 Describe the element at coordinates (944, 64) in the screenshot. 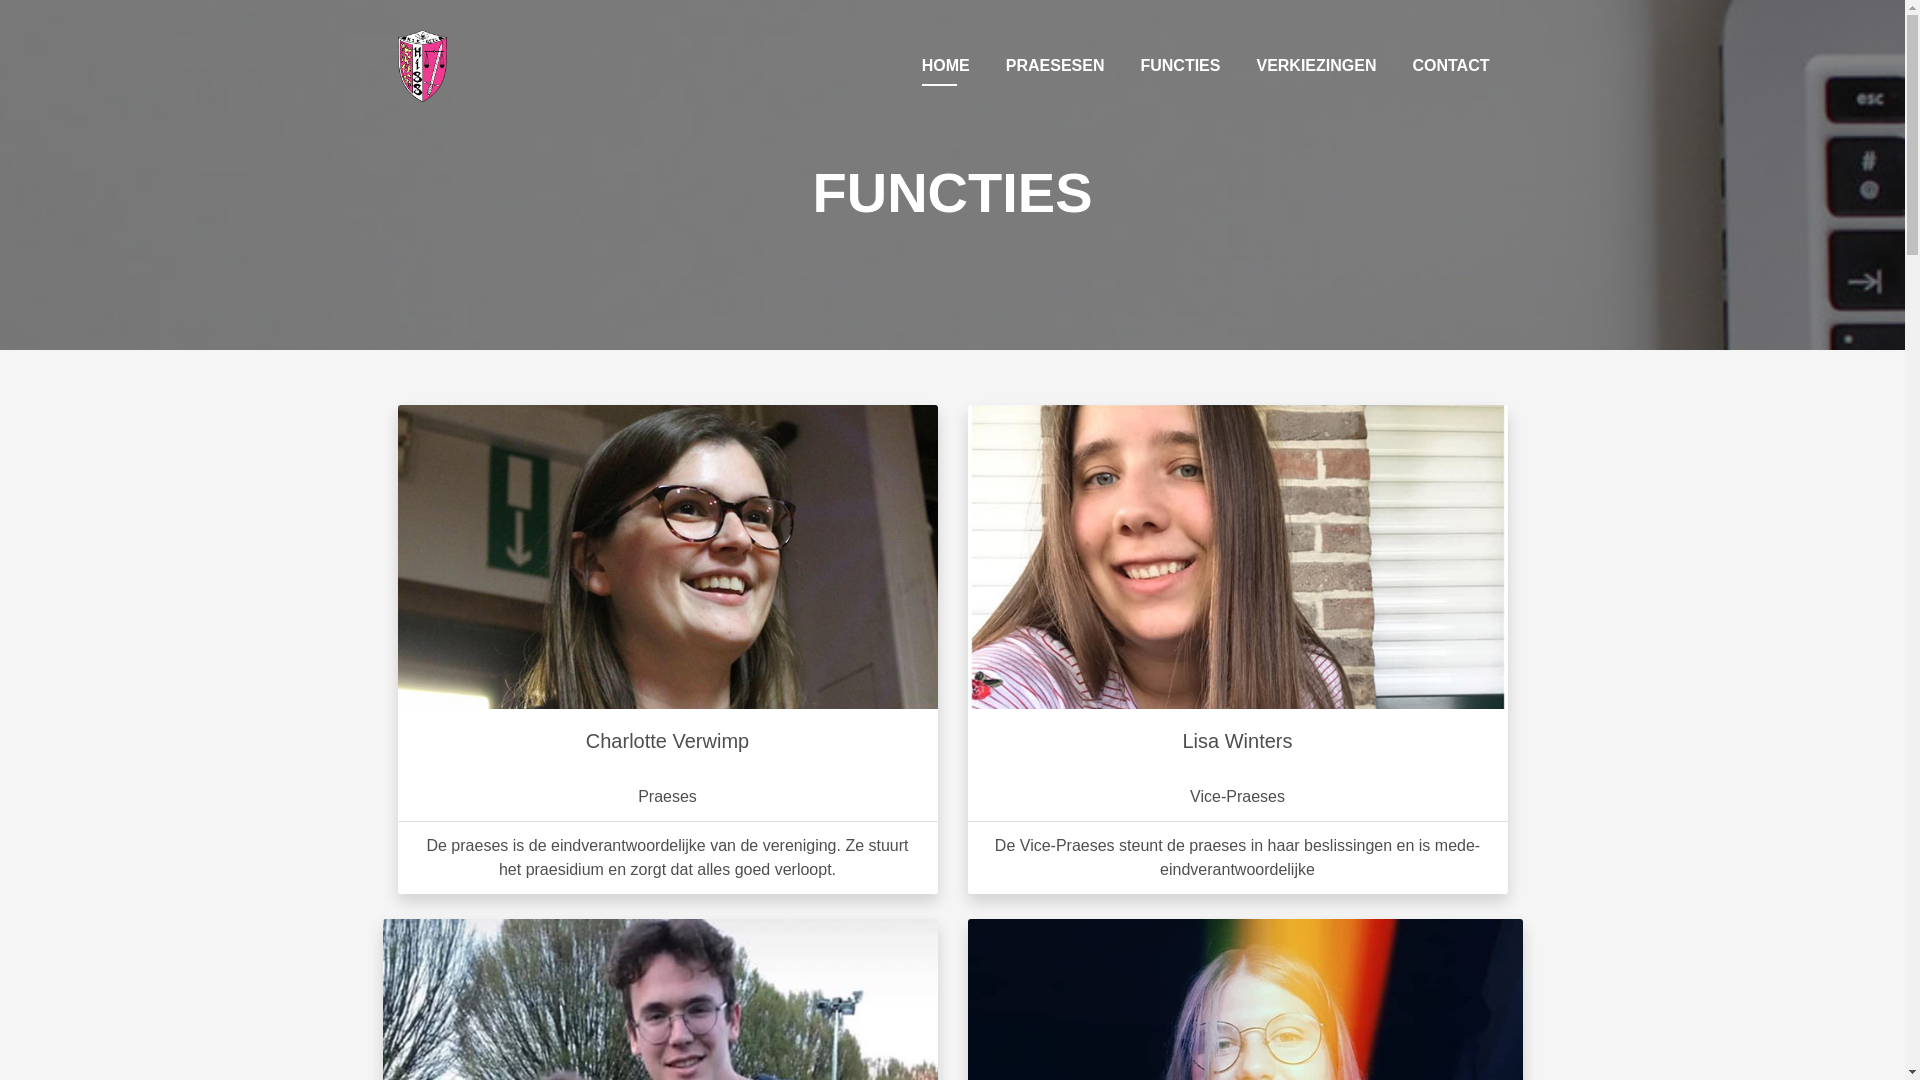

I see `'HOME'` at that location.